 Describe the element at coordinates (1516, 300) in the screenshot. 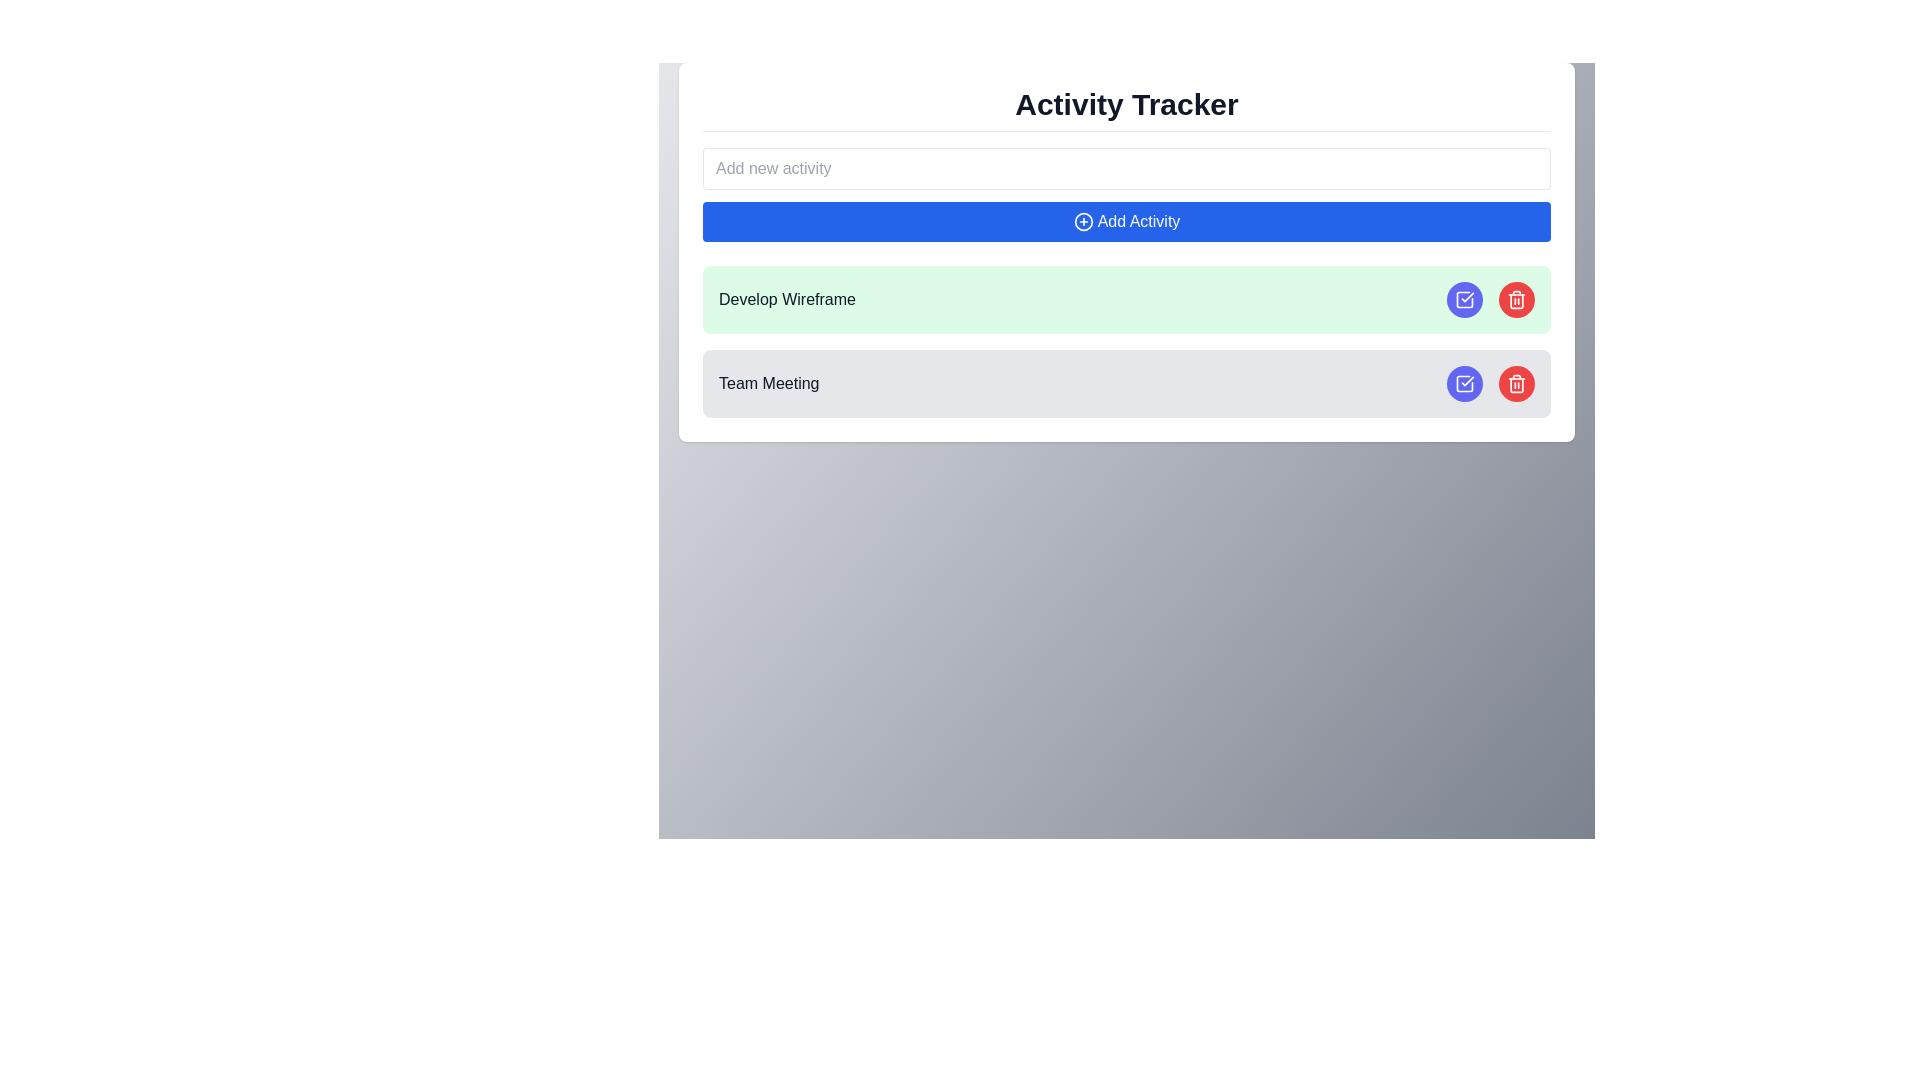

I see `the circular button with a red background and a white trash bin icon, which is the second button in the horizontal row of action buttons` at that location.